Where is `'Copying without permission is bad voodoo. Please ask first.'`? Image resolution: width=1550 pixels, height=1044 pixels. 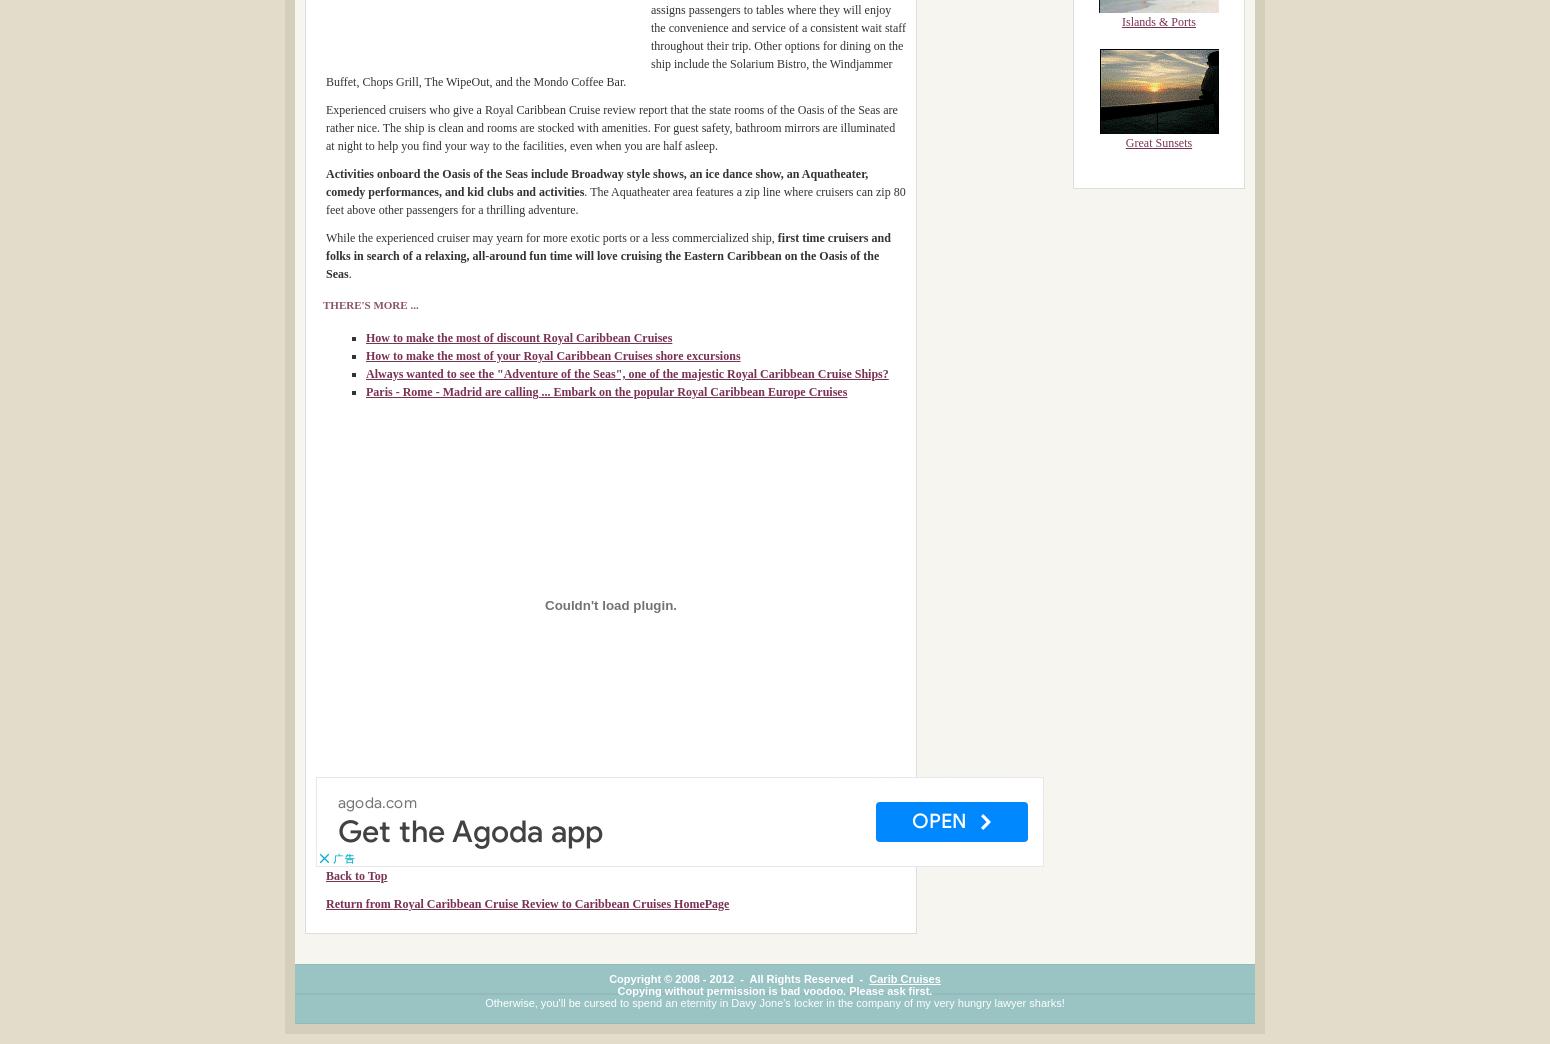
'Copying without permission is bad voodoo. Please ask first.' is located at coordinates (774, 990).